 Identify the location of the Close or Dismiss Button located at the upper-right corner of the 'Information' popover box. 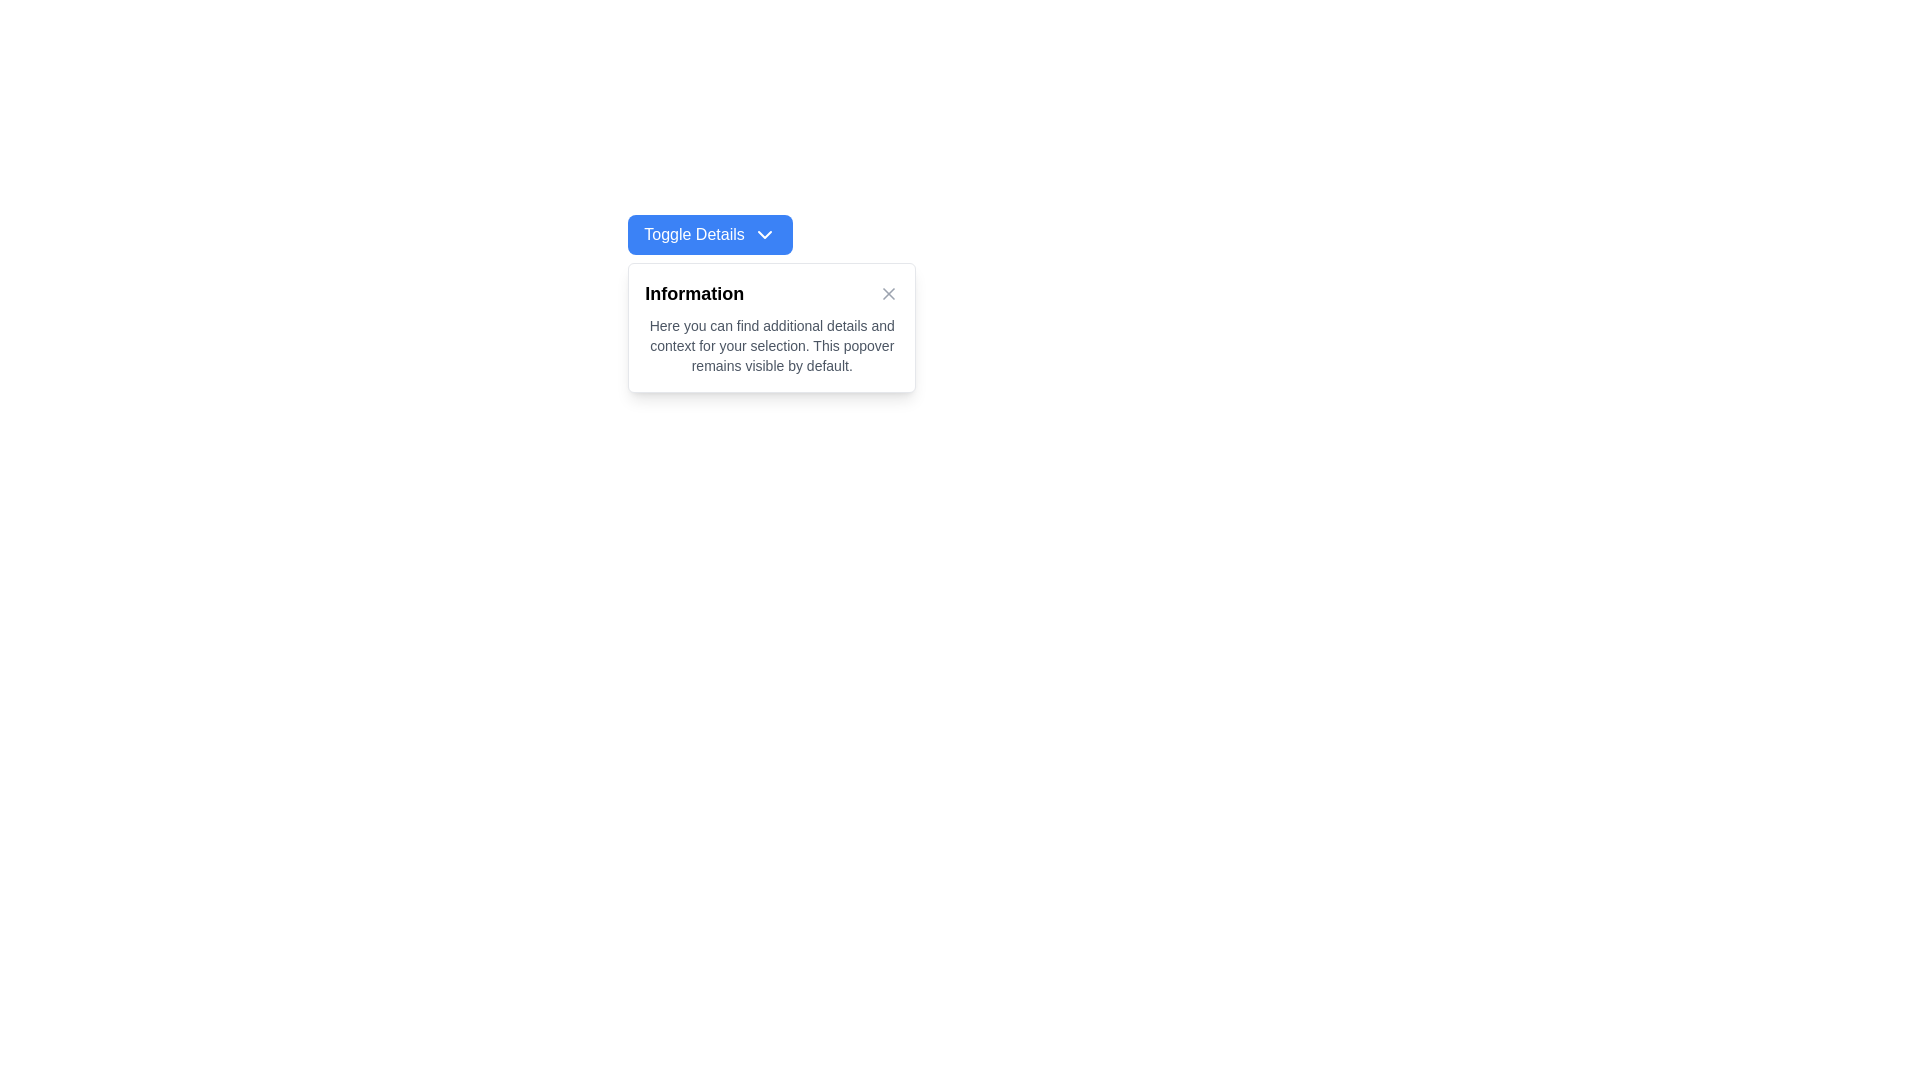
(888, 293).